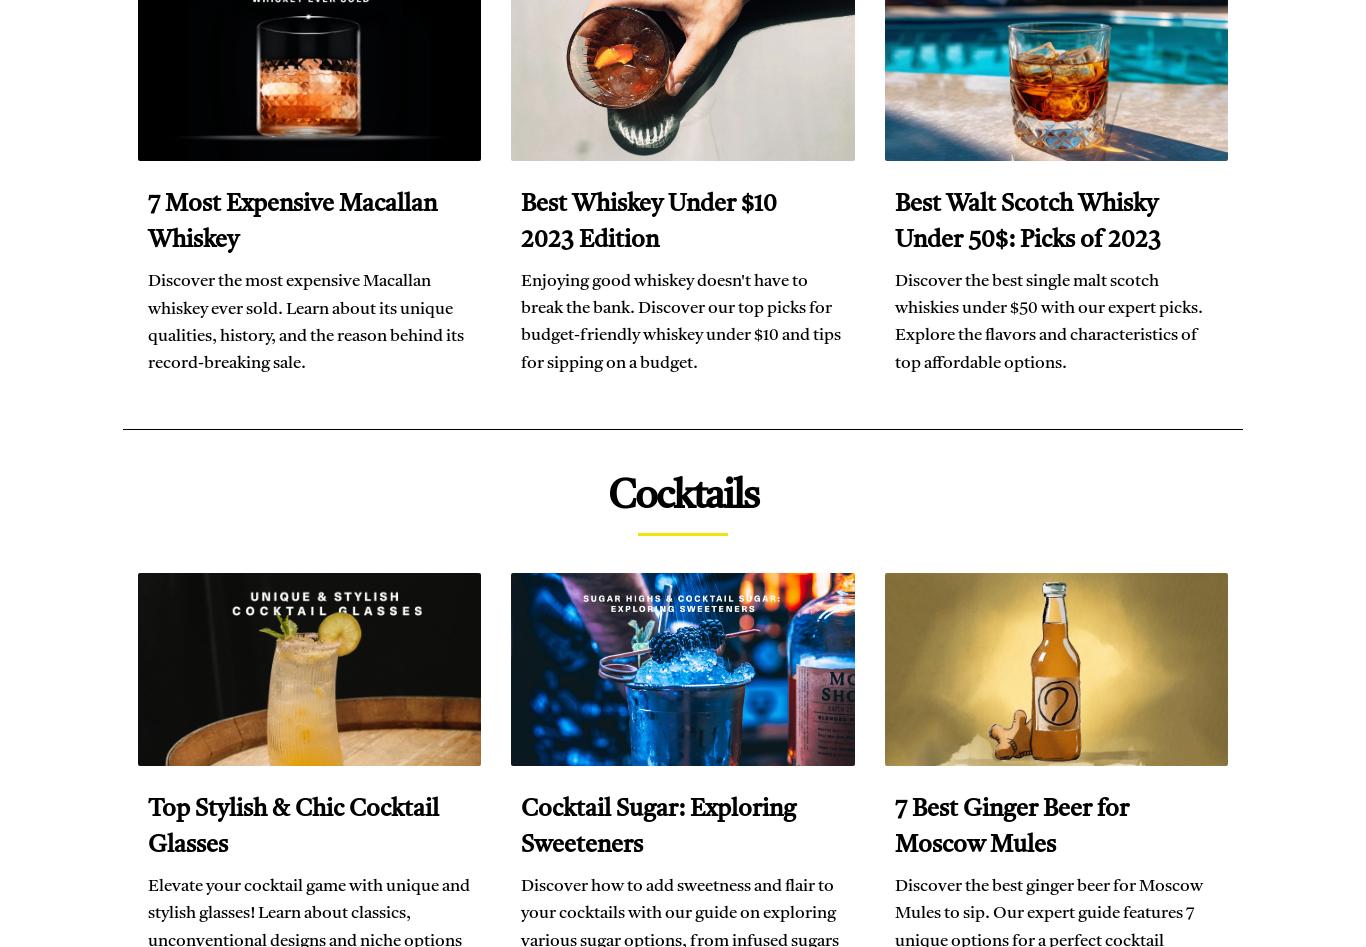 This screenshot has width=1366, height=947. Describe the element at coordinates (657, 827) in the screenshot. I see `'Cocktail Sugar: Exploring Sweeteners'` at that location.